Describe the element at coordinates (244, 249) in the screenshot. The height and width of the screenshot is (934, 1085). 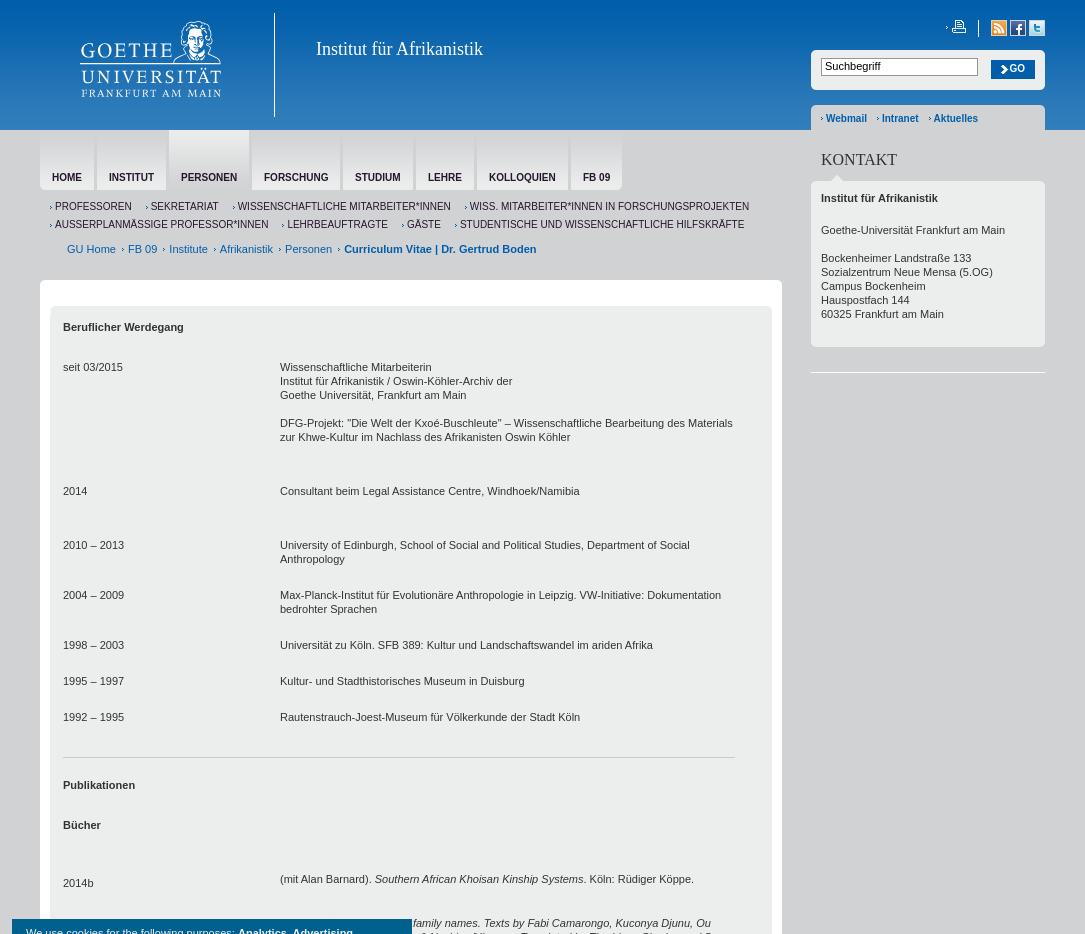
I see `'Afrikanistik'` at that location.